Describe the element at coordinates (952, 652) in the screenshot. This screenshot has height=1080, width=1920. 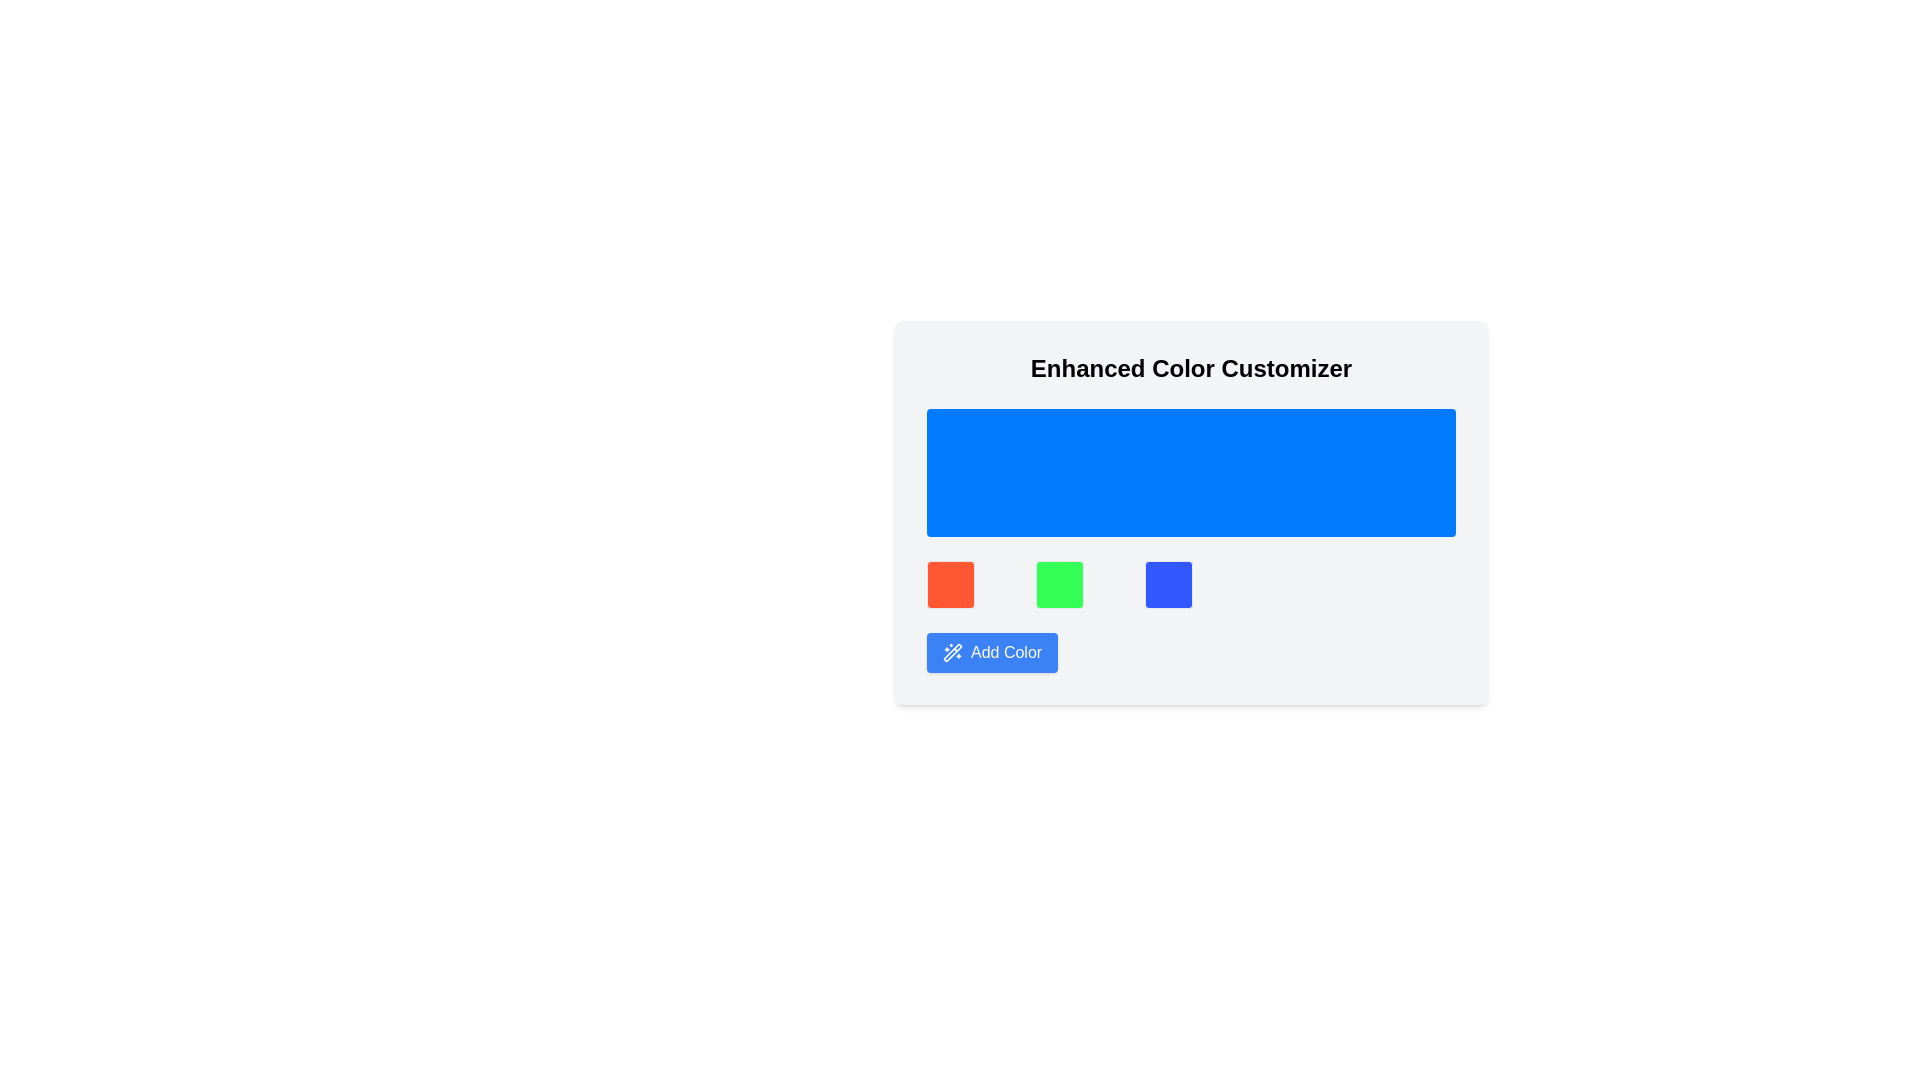
I see `the decorative SVG icon located within the 'Add Color' button in the color customizer interface` at that location.